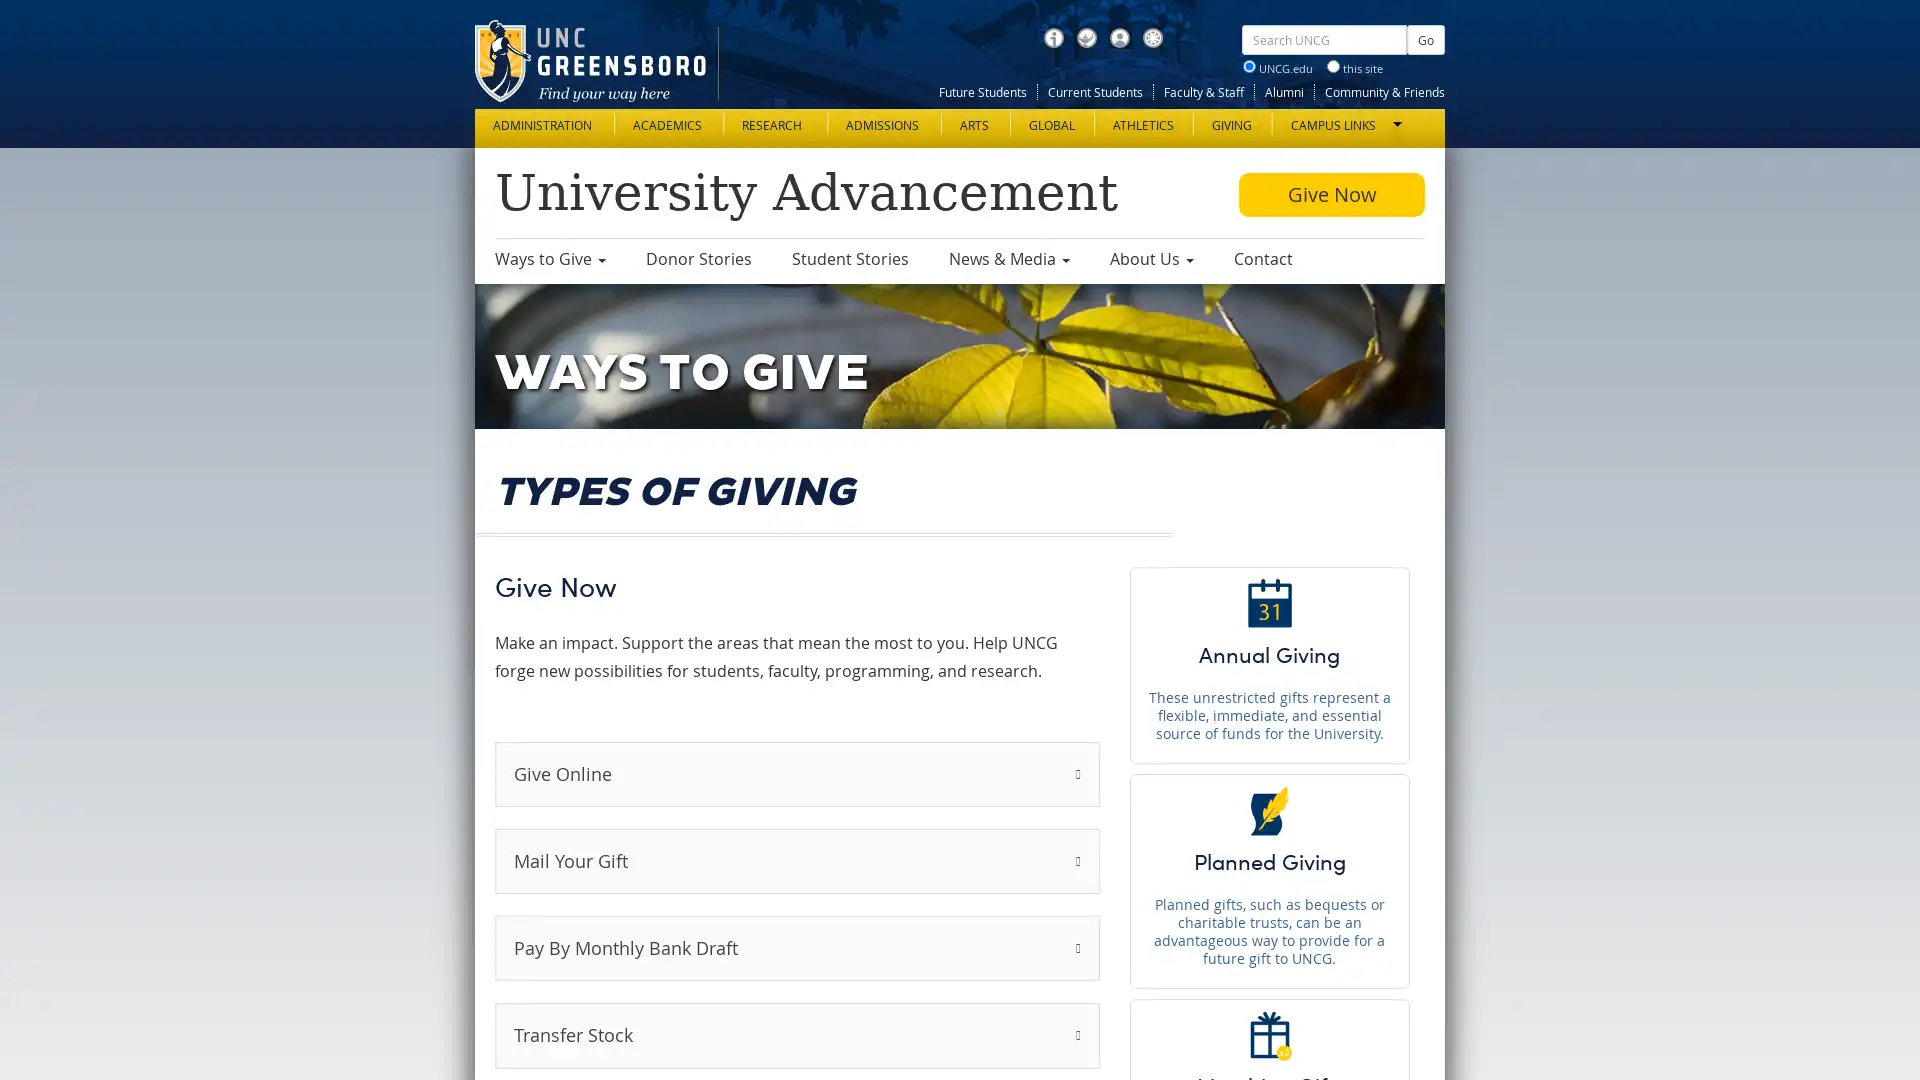 The width and height of the screenshot is (1920, 1080). Describe the element at coordinates (795, 1035) in the screenshot. I see `Transfer Stock` at that location.